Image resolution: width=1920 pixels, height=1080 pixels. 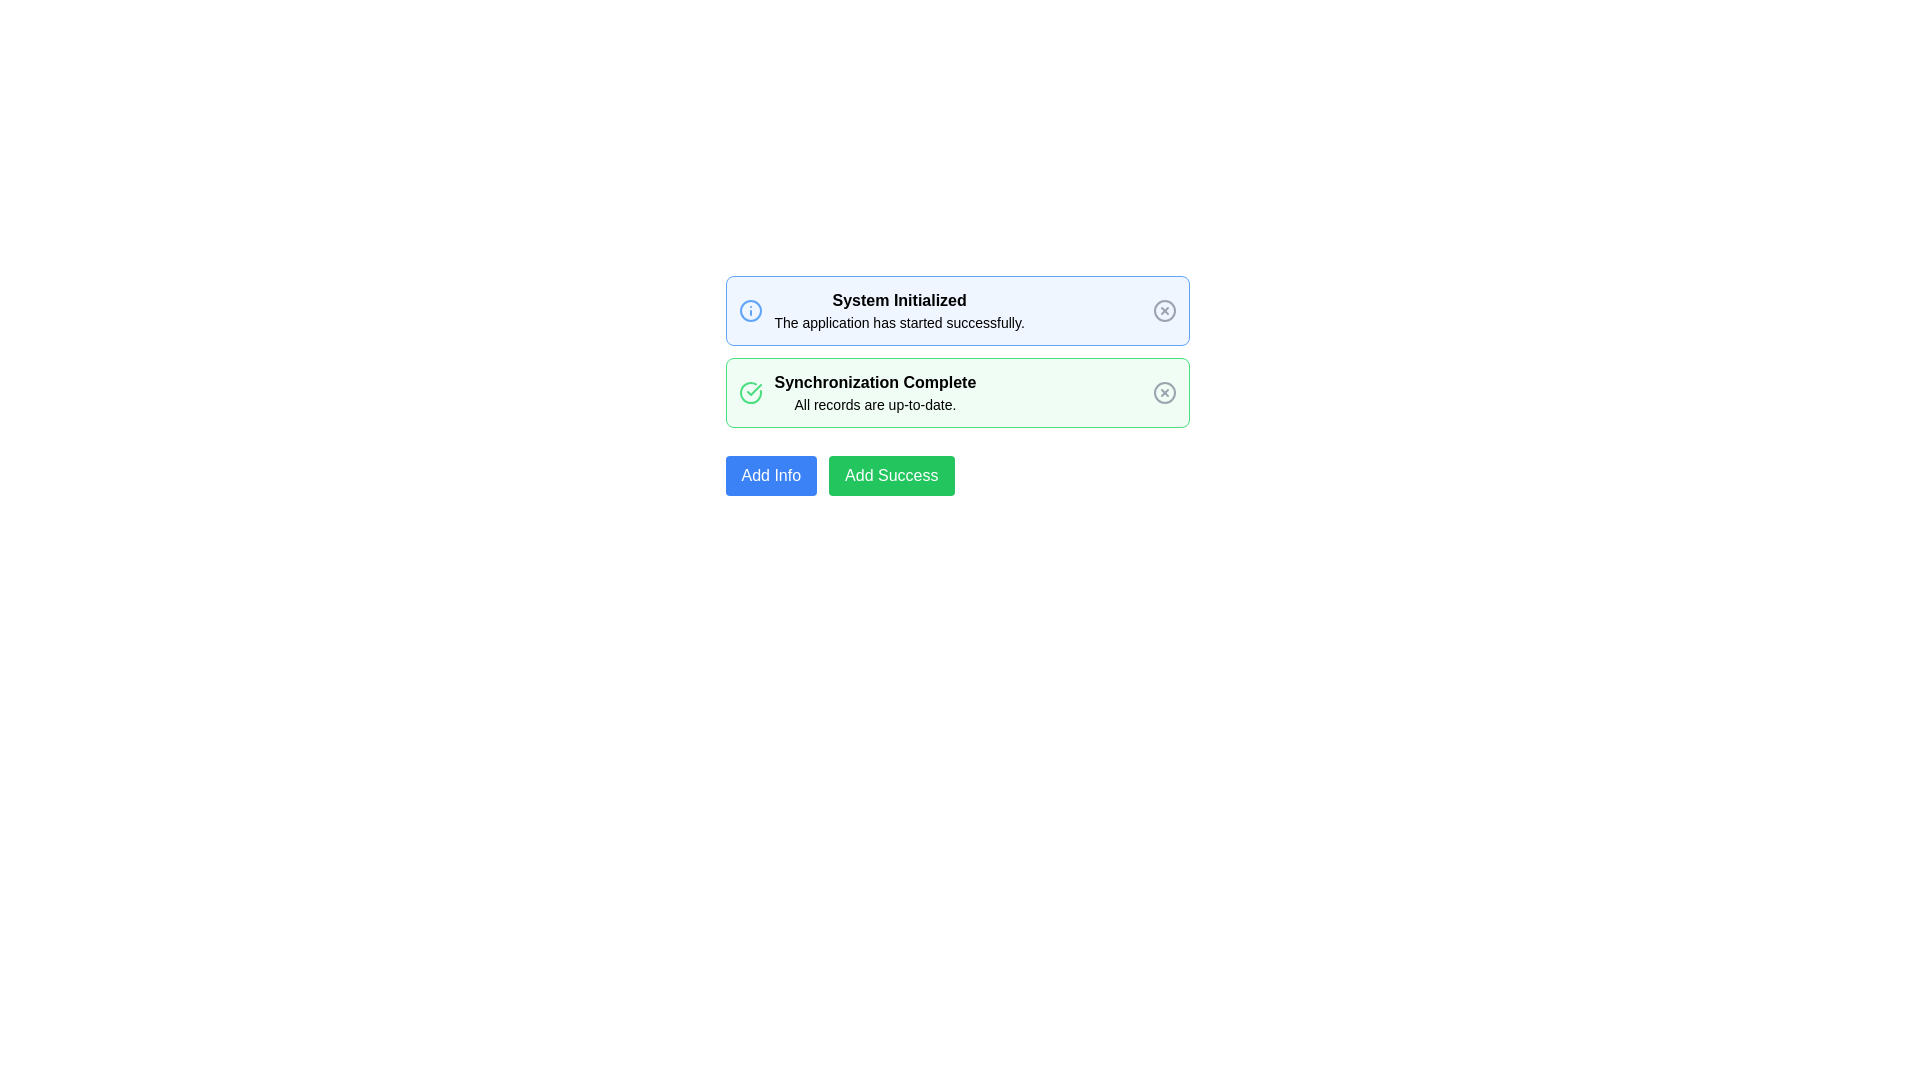 I want to click on text content from the status indicator text block, which informs the user that the synchronization process has completed successfully and that all records are current, so click(x=875, y=393).